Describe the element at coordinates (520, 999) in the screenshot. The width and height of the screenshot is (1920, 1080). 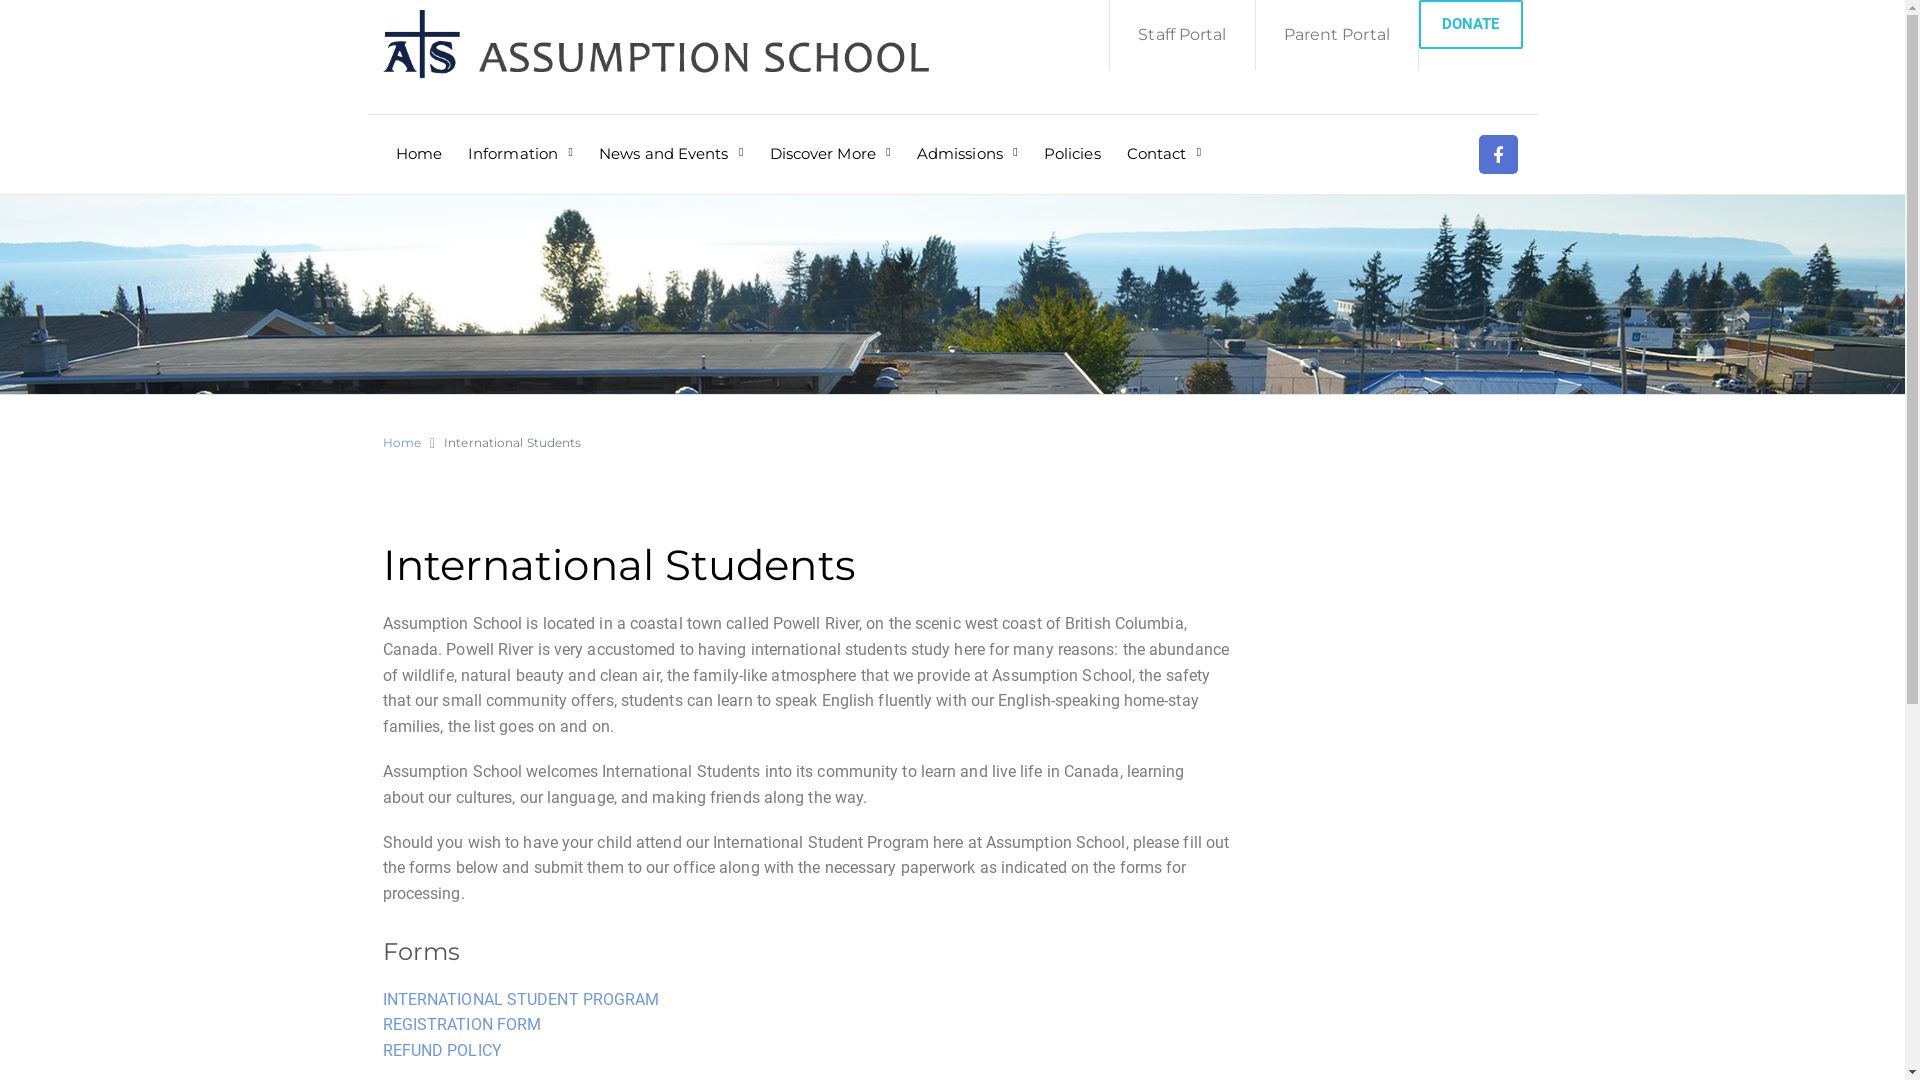
I see `'INTERNATIONAL STUDENT PROGRAM'` at that location.